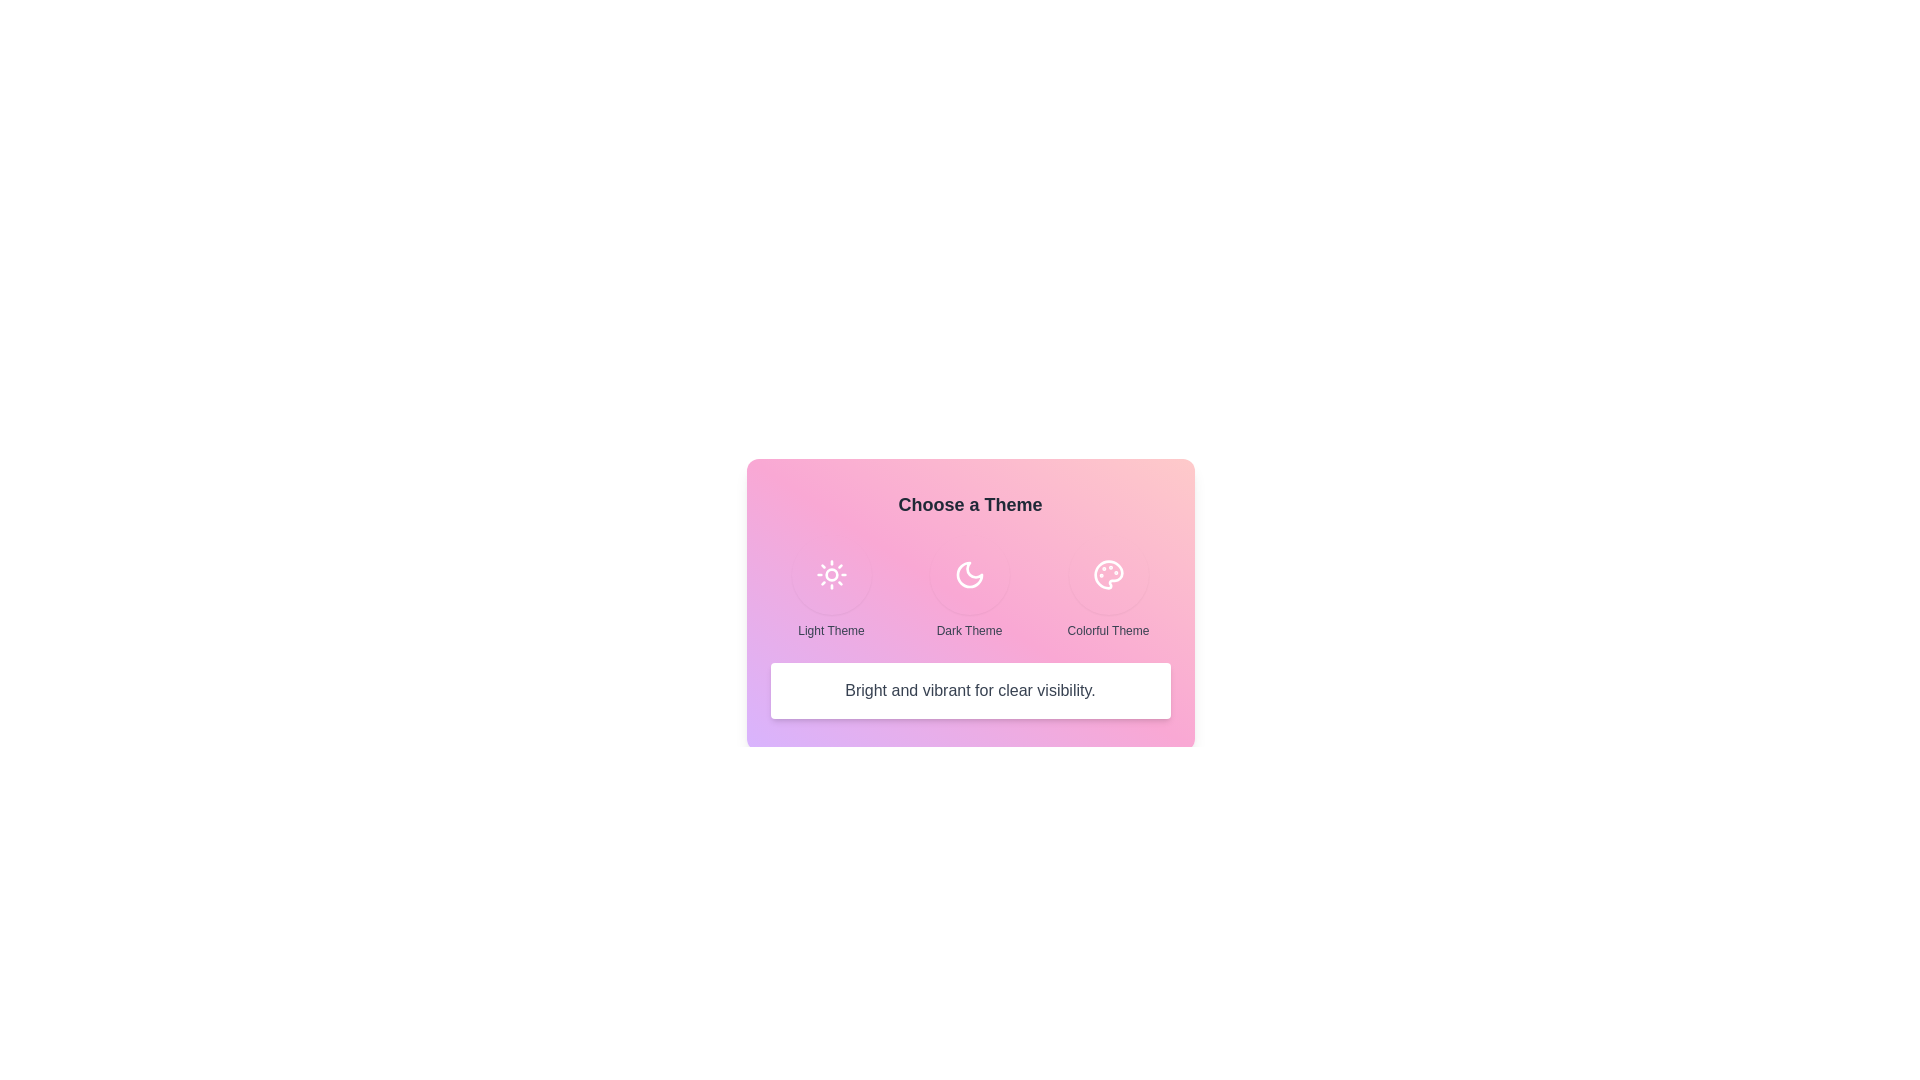  What do you see at coordinates (1107, 574) in the screenshot?
I see `the theme Colorful Theme and observe the description` at bounding box center [1107, 574].